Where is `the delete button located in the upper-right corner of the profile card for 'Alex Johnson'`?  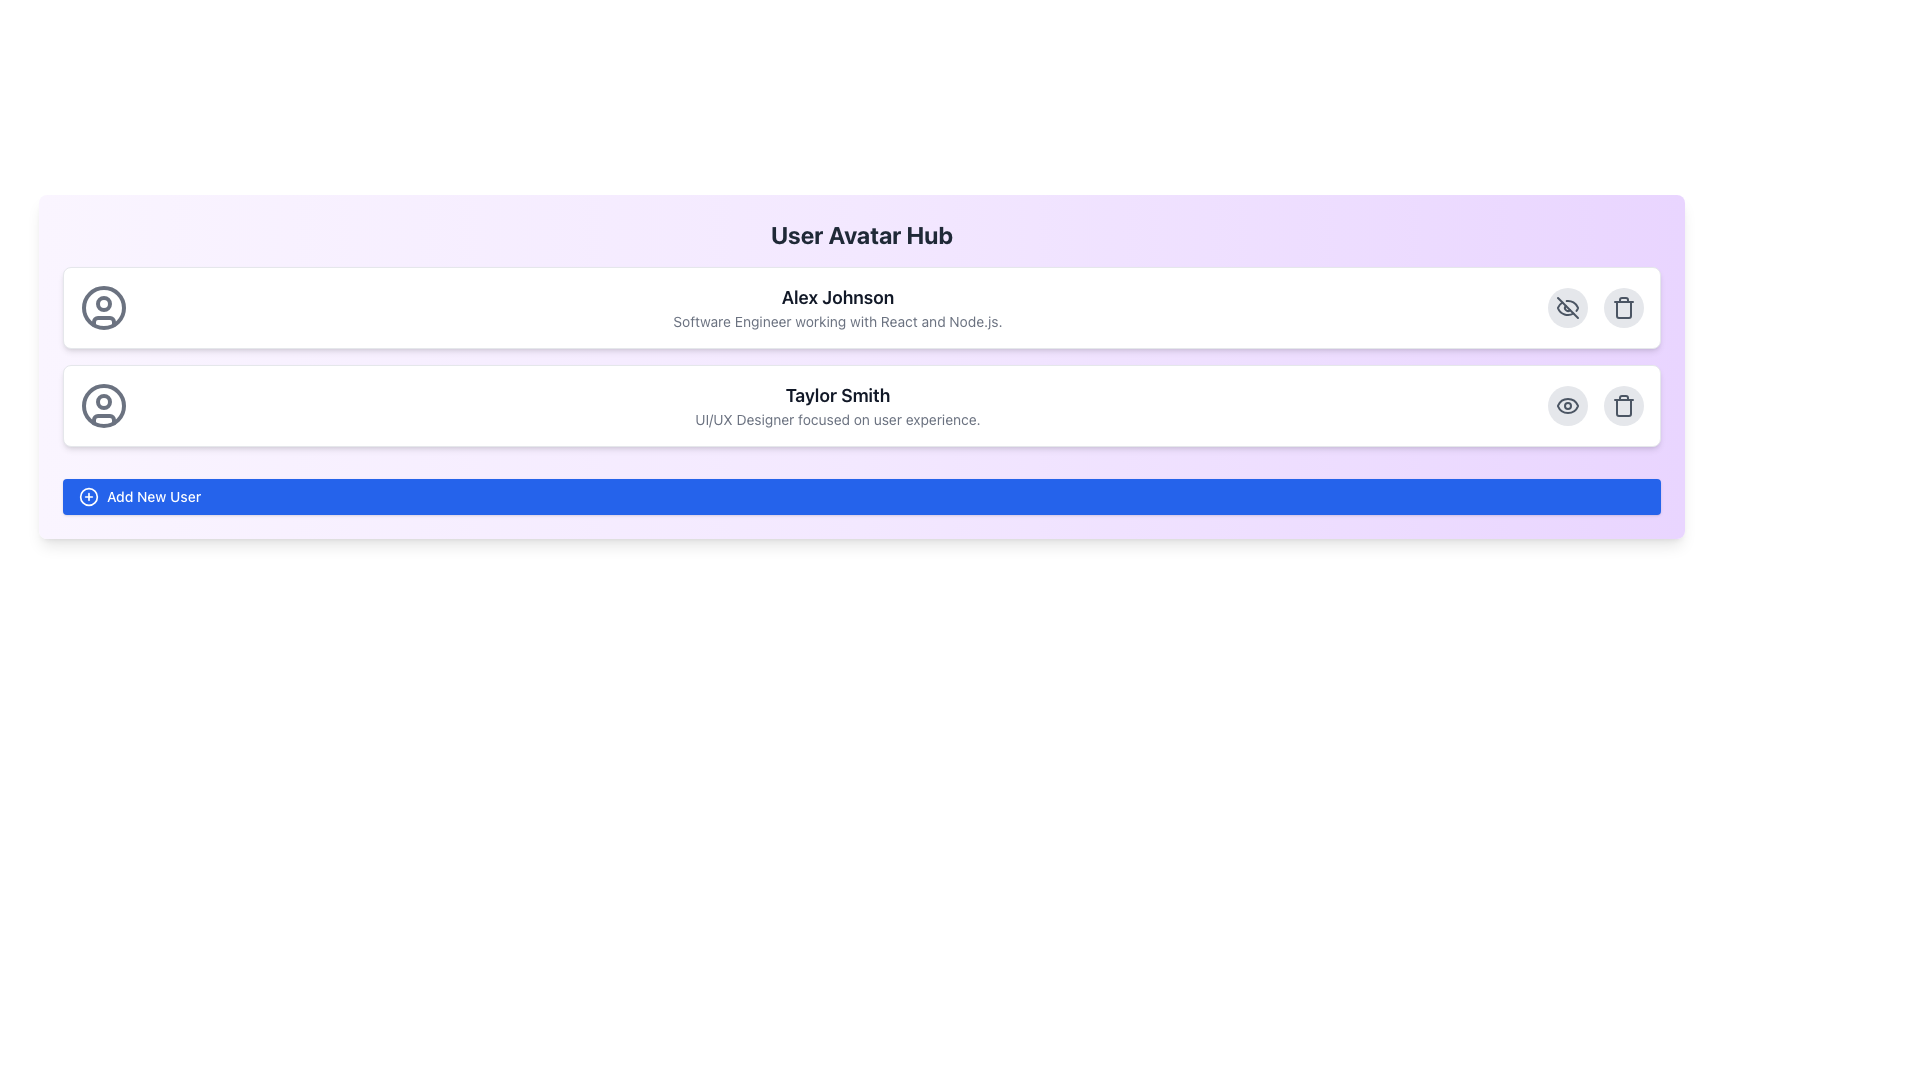 the delete button located in the upper-right corner of the profile card for 'Alex Johnson' is located at coordinates (1623, 308).